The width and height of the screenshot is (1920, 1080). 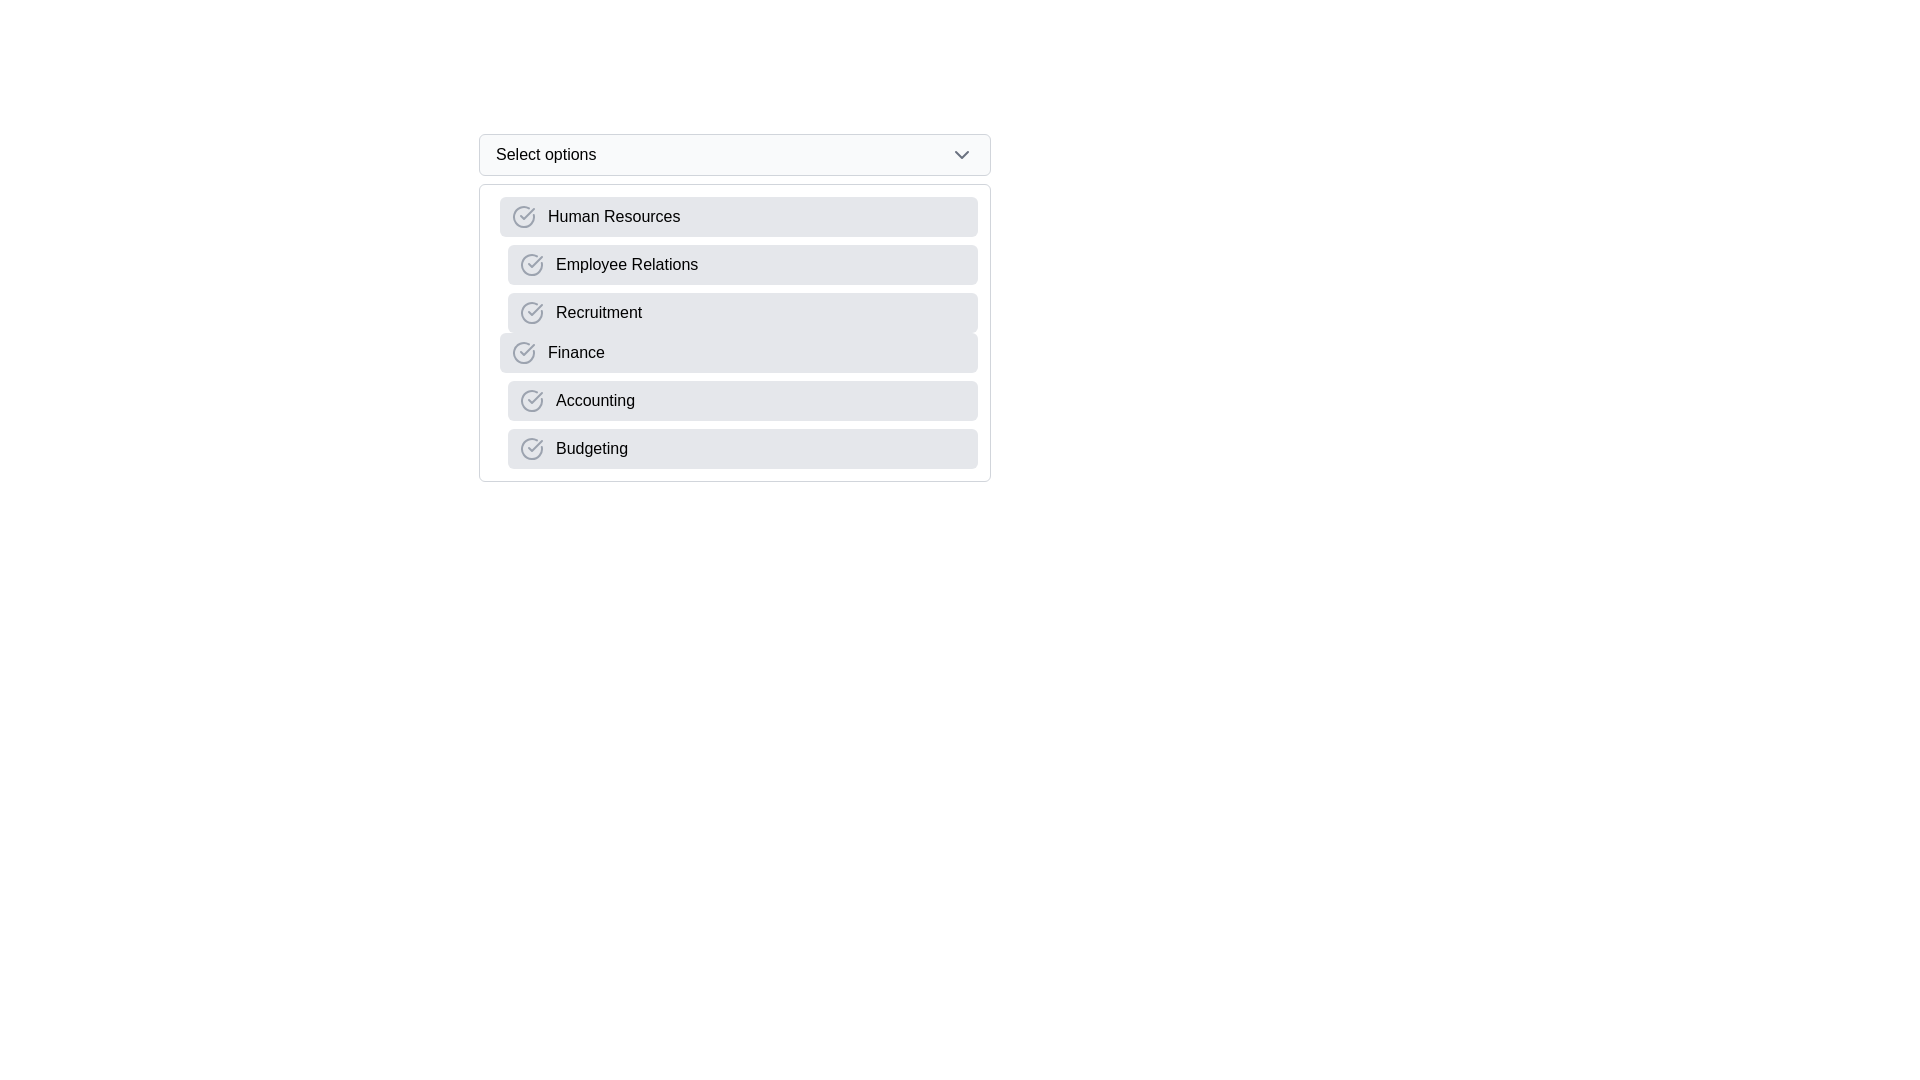 What do you see at coordinates (532, 447) in the screenshot?
I see `the SVG-based checkmark icon representing the selection status of the 'Budgeting' option, located within the sixth list item of the vertical selectable options` at bounding box center [532, 447].